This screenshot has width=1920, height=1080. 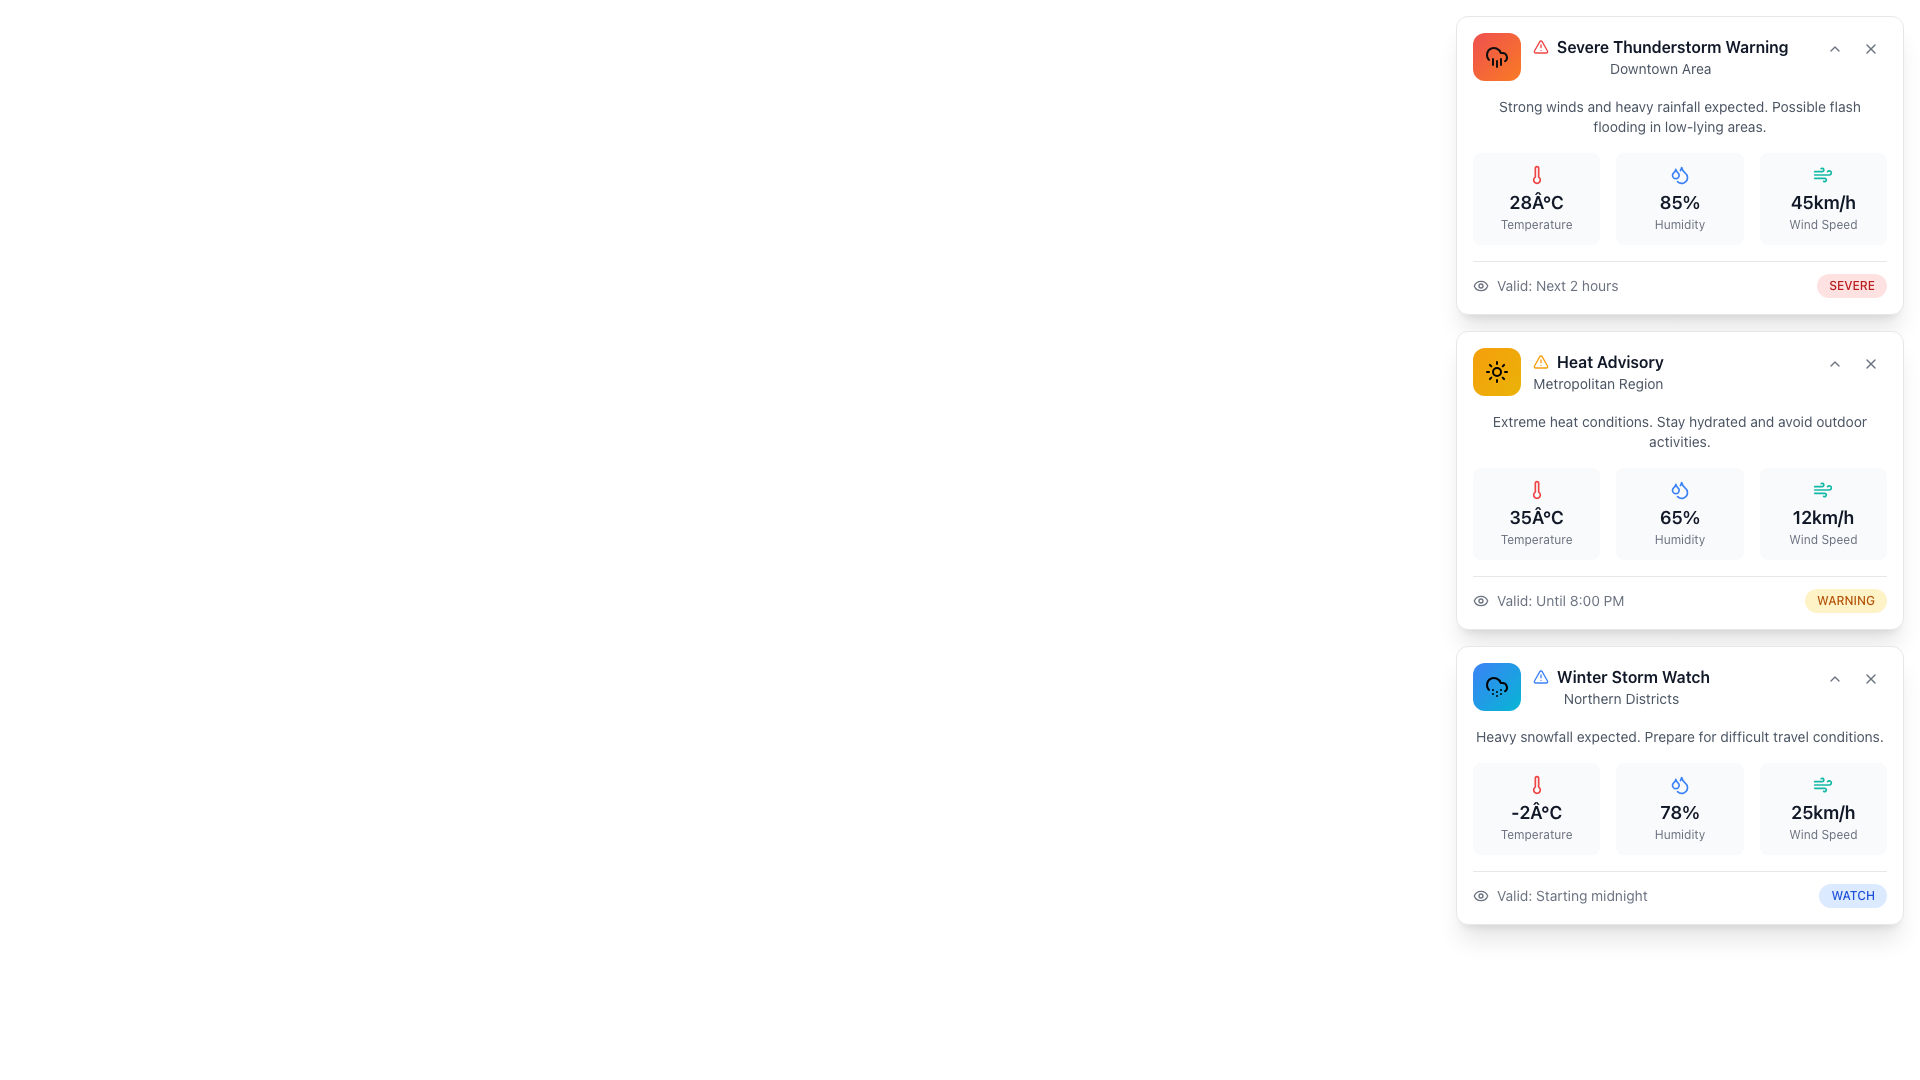 I want to click on the wind speed icon located in the lower-middle part of the 'Winter Storm Watch' section, so click(x=1823, y=781).